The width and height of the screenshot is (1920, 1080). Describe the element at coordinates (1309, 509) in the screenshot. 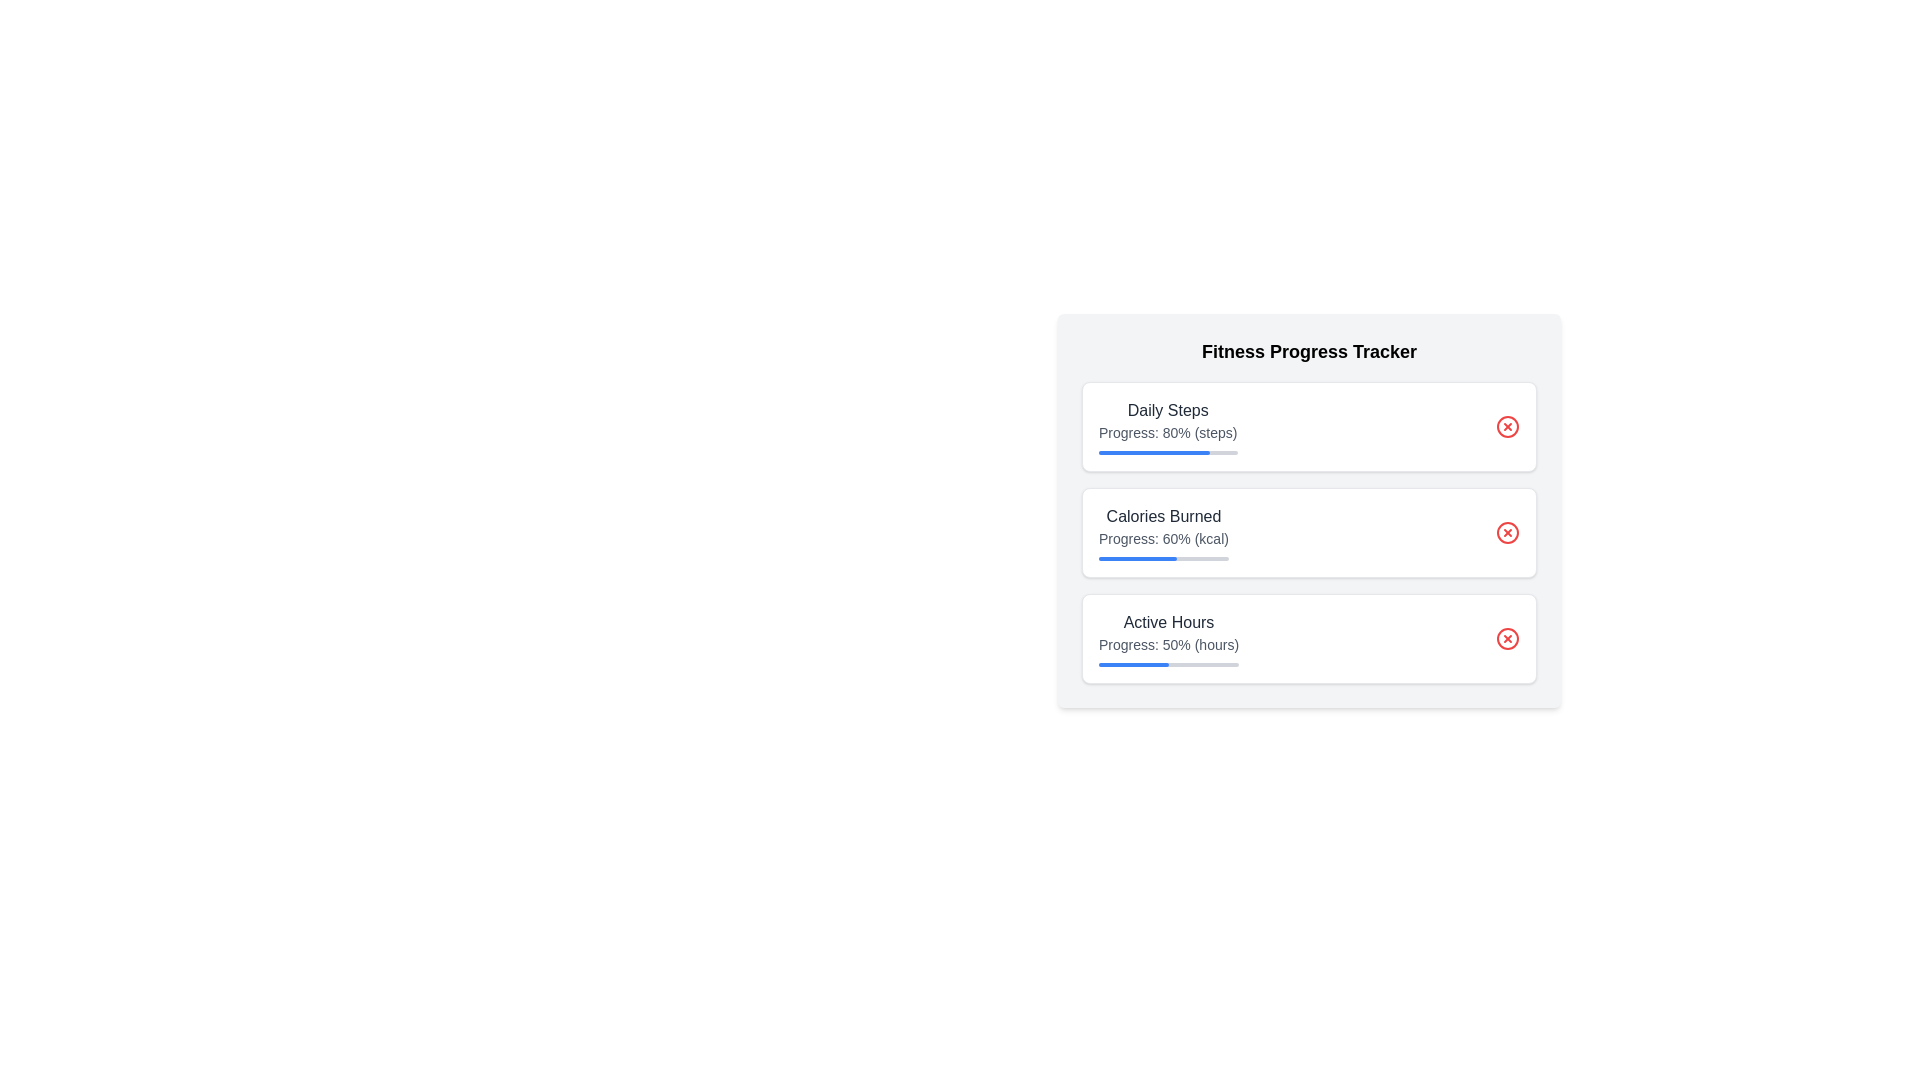

I see `the progress details by clicking on the 'Calories Burned' card in the Fitness Progress Tracker that displays a progress of 60%` at that location.